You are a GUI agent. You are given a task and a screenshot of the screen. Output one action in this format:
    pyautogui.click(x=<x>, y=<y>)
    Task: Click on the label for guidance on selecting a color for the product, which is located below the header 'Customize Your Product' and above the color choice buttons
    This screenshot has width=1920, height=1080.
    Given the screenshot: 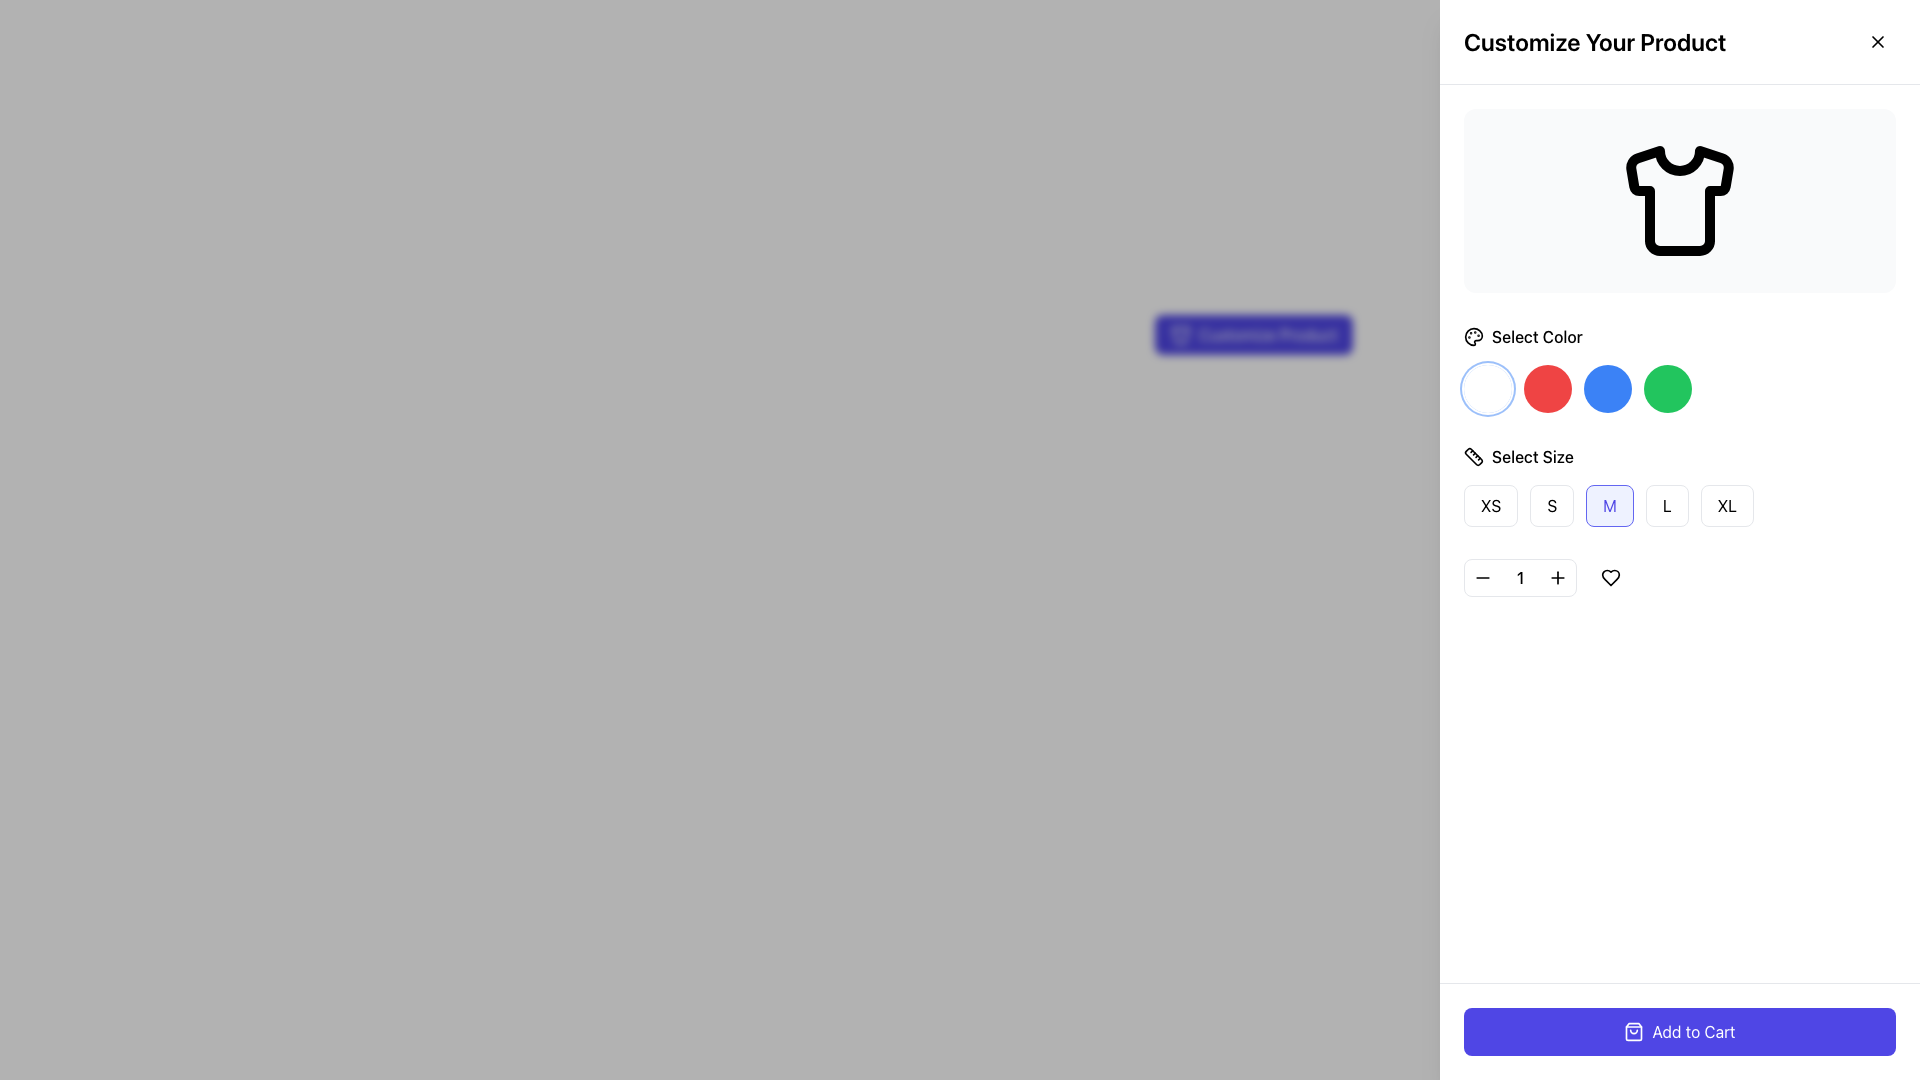 What is the action you would take?
    pyautogui.click(x=1467, y=334)
    